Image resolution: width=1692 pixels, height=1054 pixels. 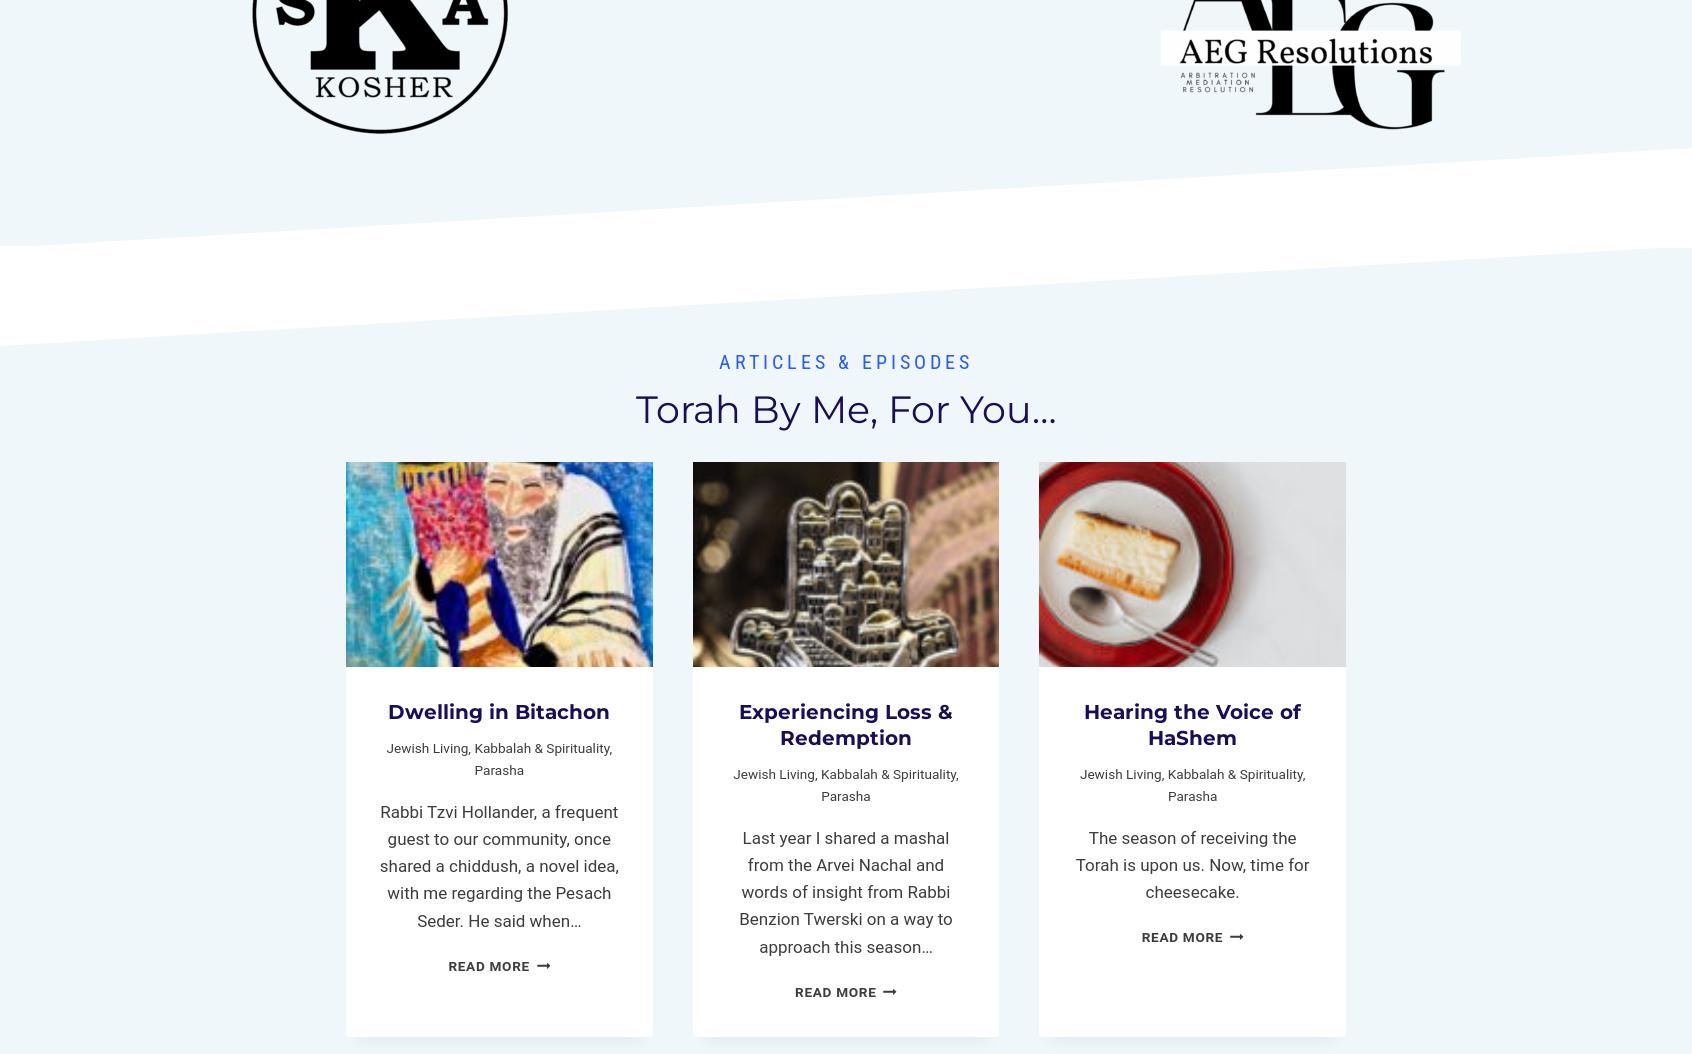 What do you see at coordinates (1191, 722) in the screenshot?
I see `'Hearing the Voice of HaShem'` at bounding box center [1191, 722].